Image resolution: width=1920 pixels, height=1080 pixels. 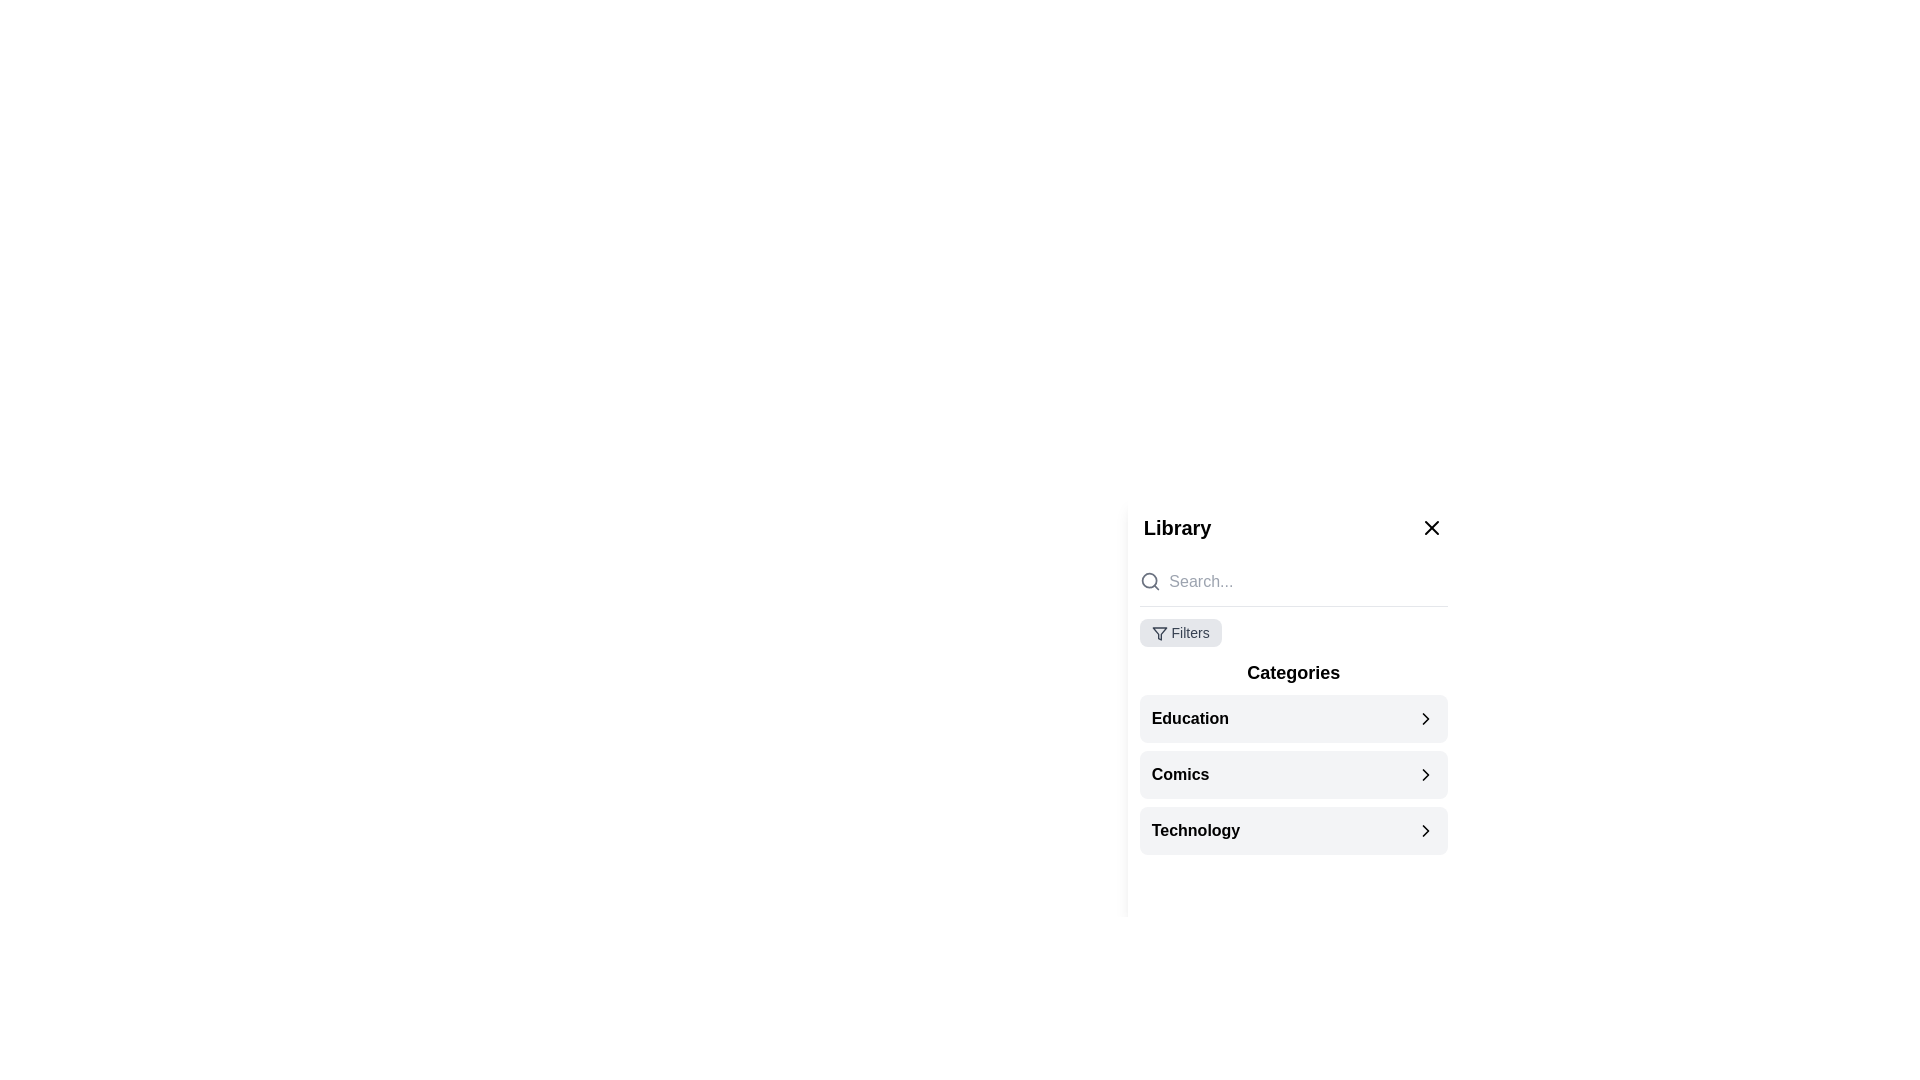 I want to click on the search icon located on the left side of the search bar, which visually indicates the search feature, so click(x=1150, y=582).